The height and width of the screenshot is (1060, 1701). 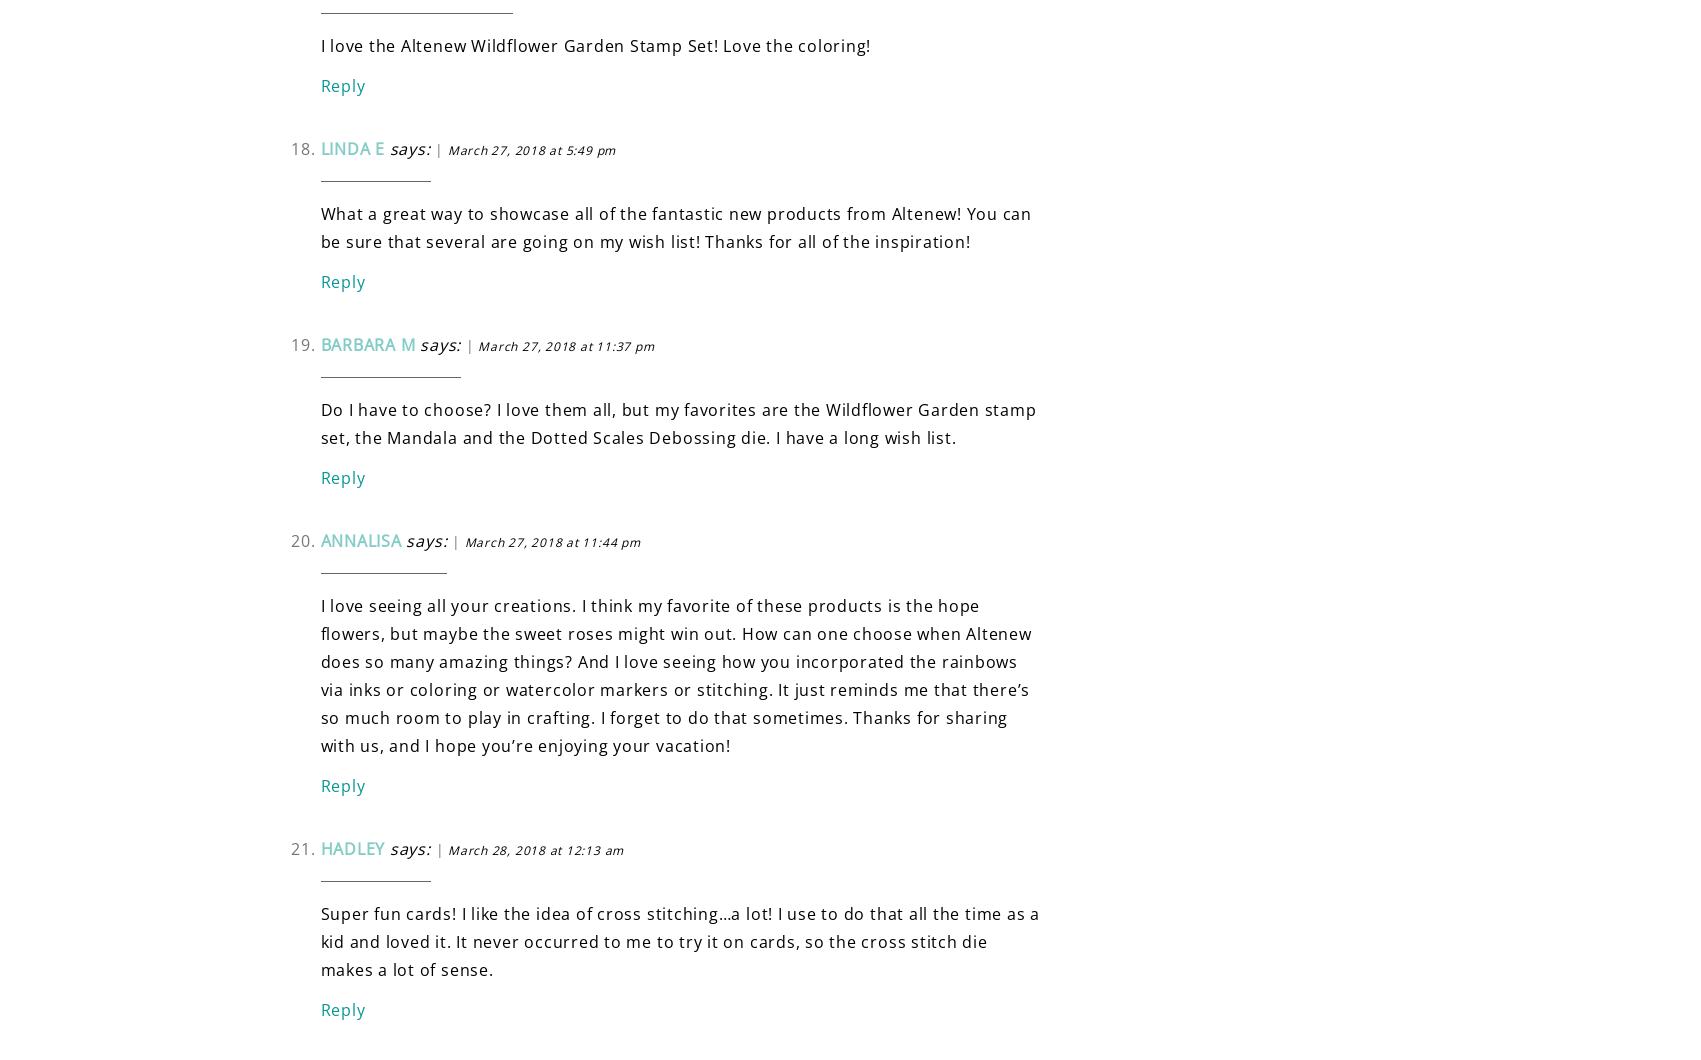 What do you see at coordinates (351, 146) in the screenshot?
I see `'Linda E'` at bounding box center [351, 146].